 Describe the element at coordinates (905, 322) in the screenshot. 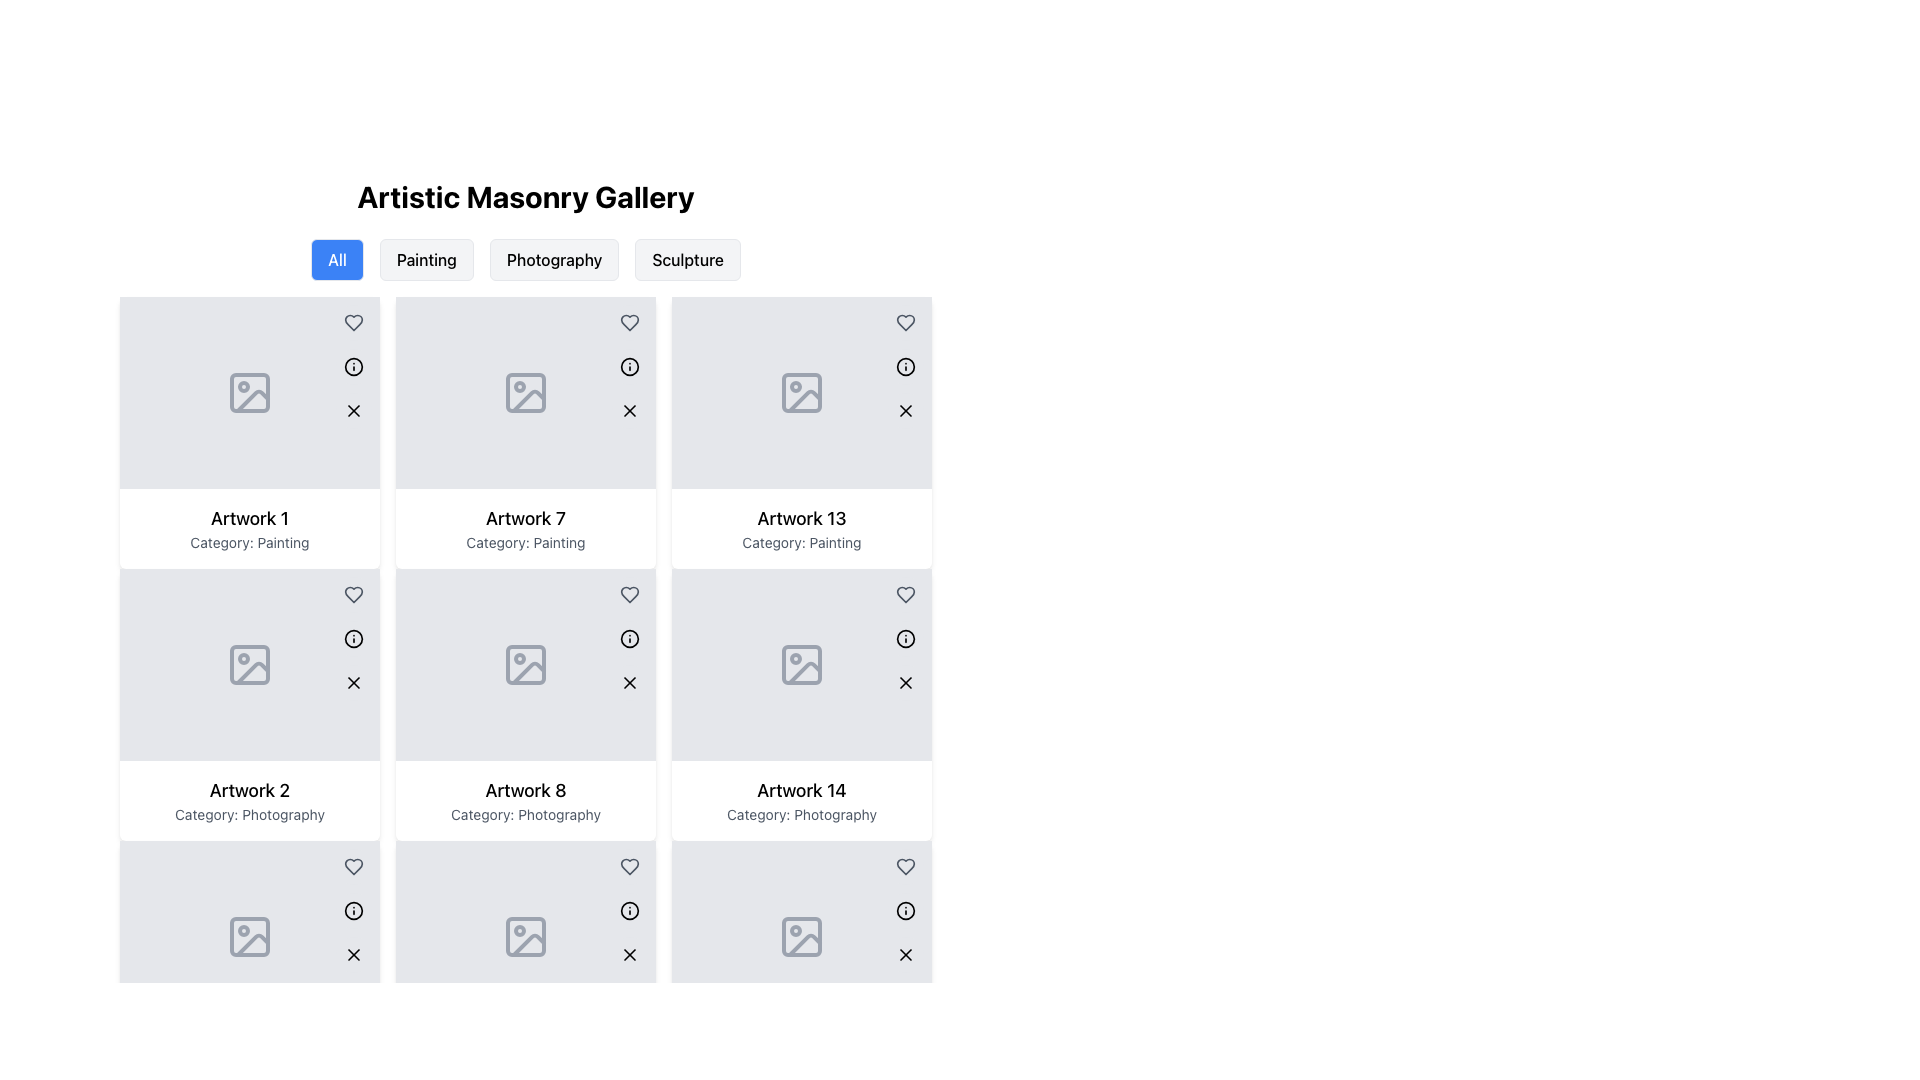

I see `the favorite or like button located at the top-right corner of the tile labeled 'Artwork 13, Category: Painting'` at that location.